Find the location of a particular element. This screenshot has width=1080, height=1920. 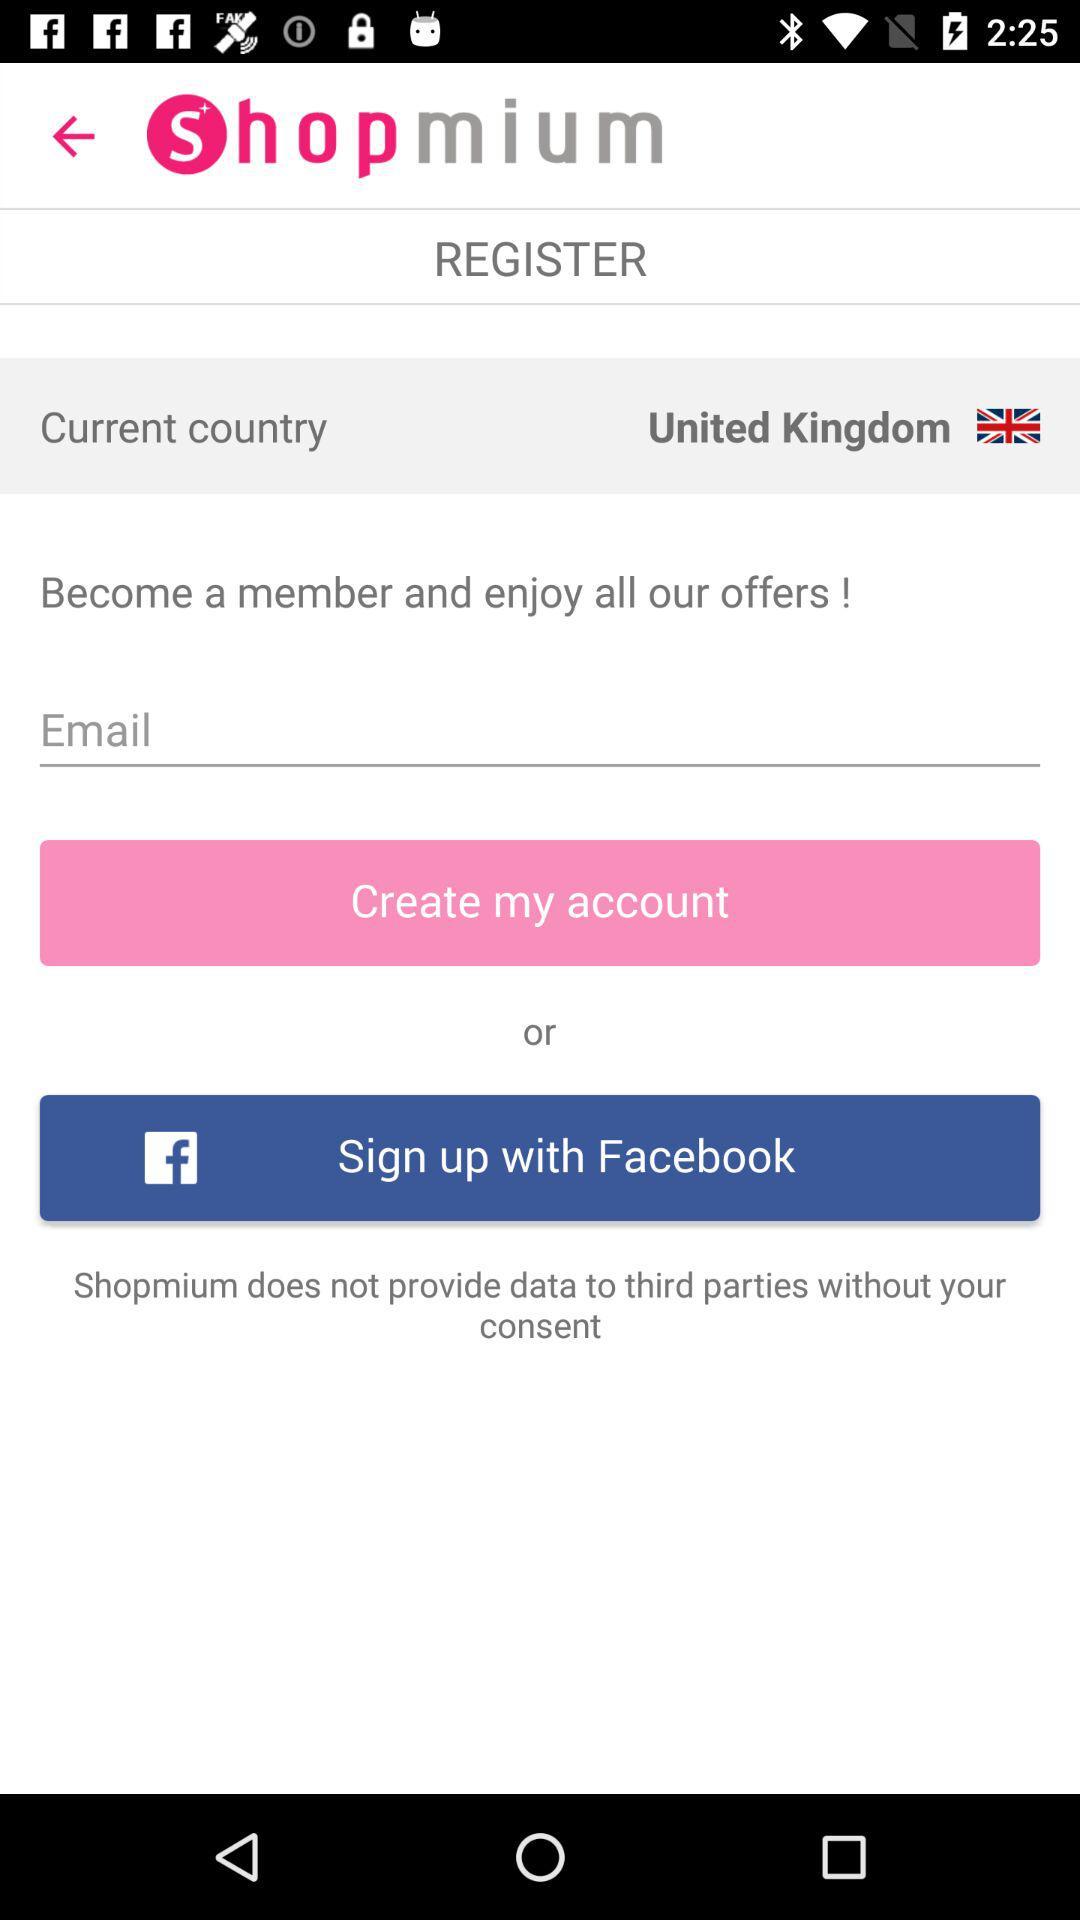

item above shopmium does not item is located at coordinates (540, 1157).